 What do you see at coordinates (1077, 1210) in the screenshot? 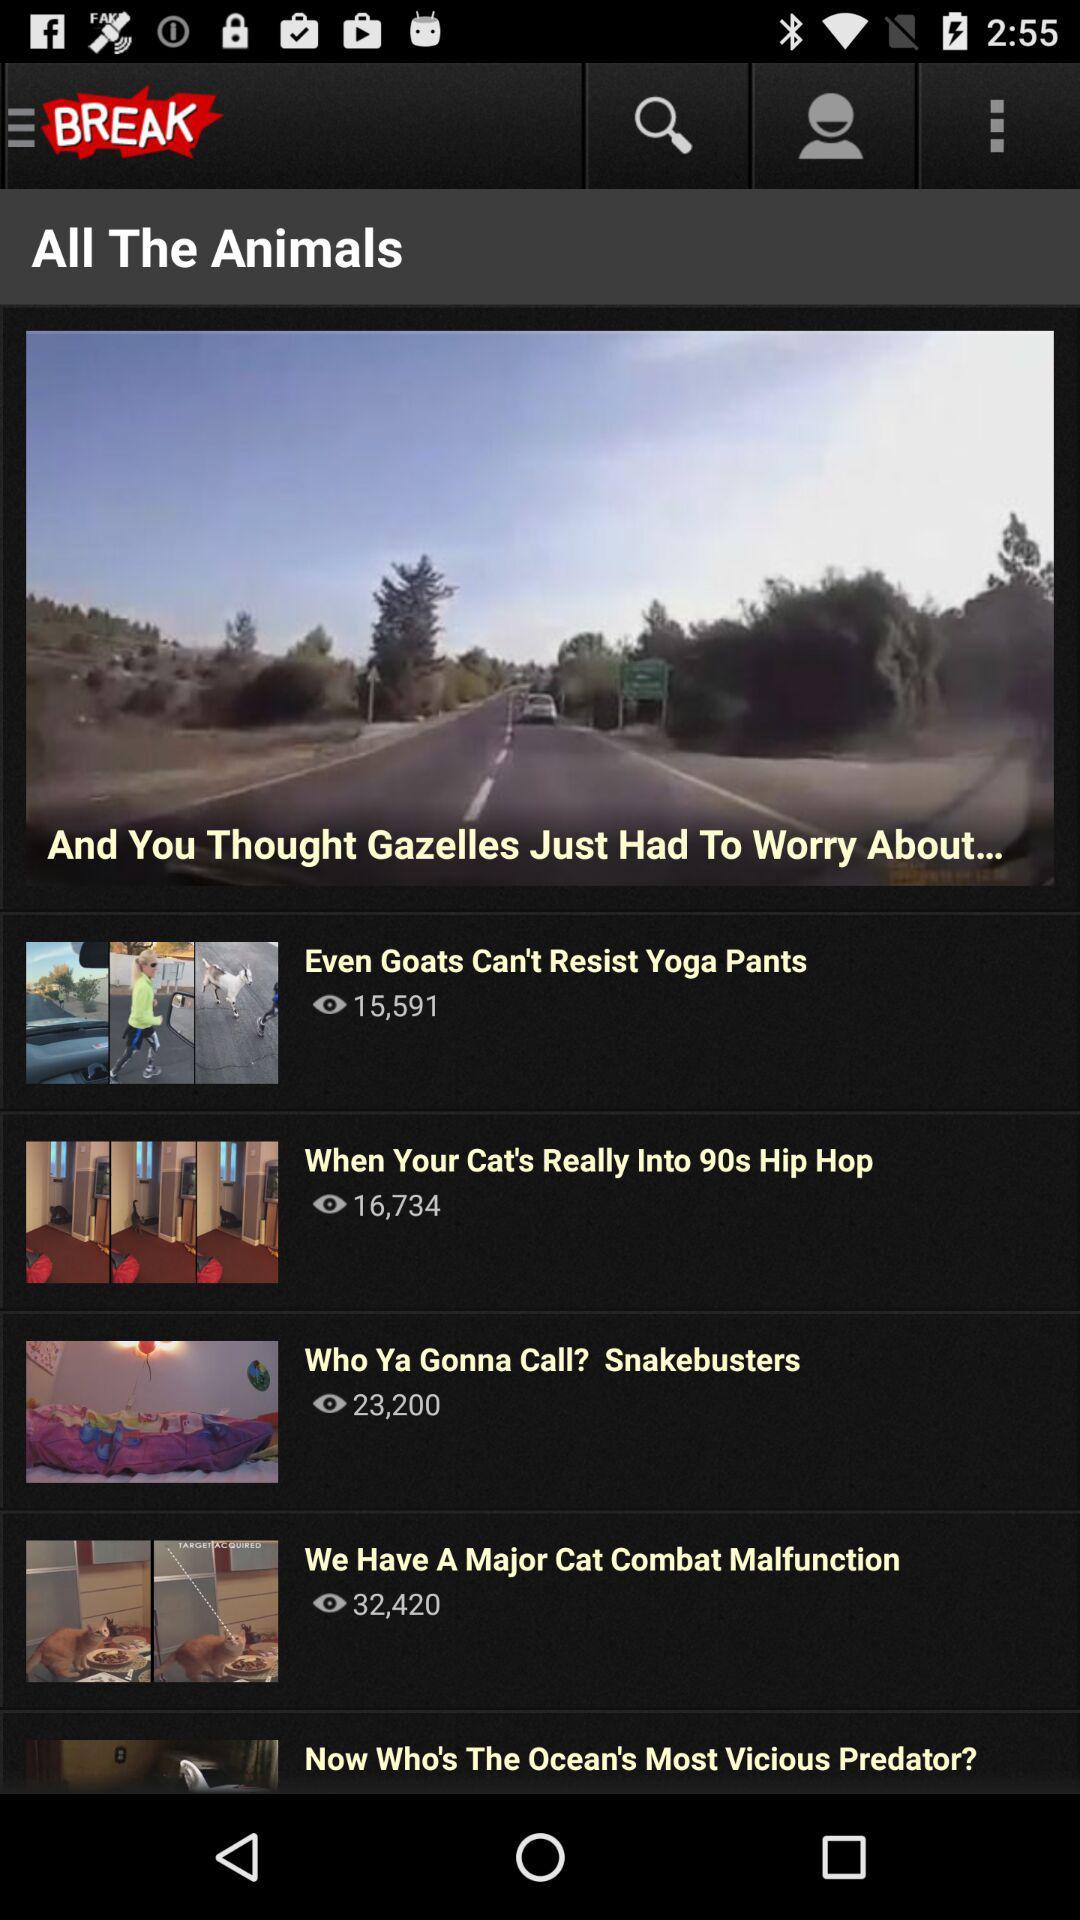
I see `app next to when your cat app` at bounding box center [1077, 1210].